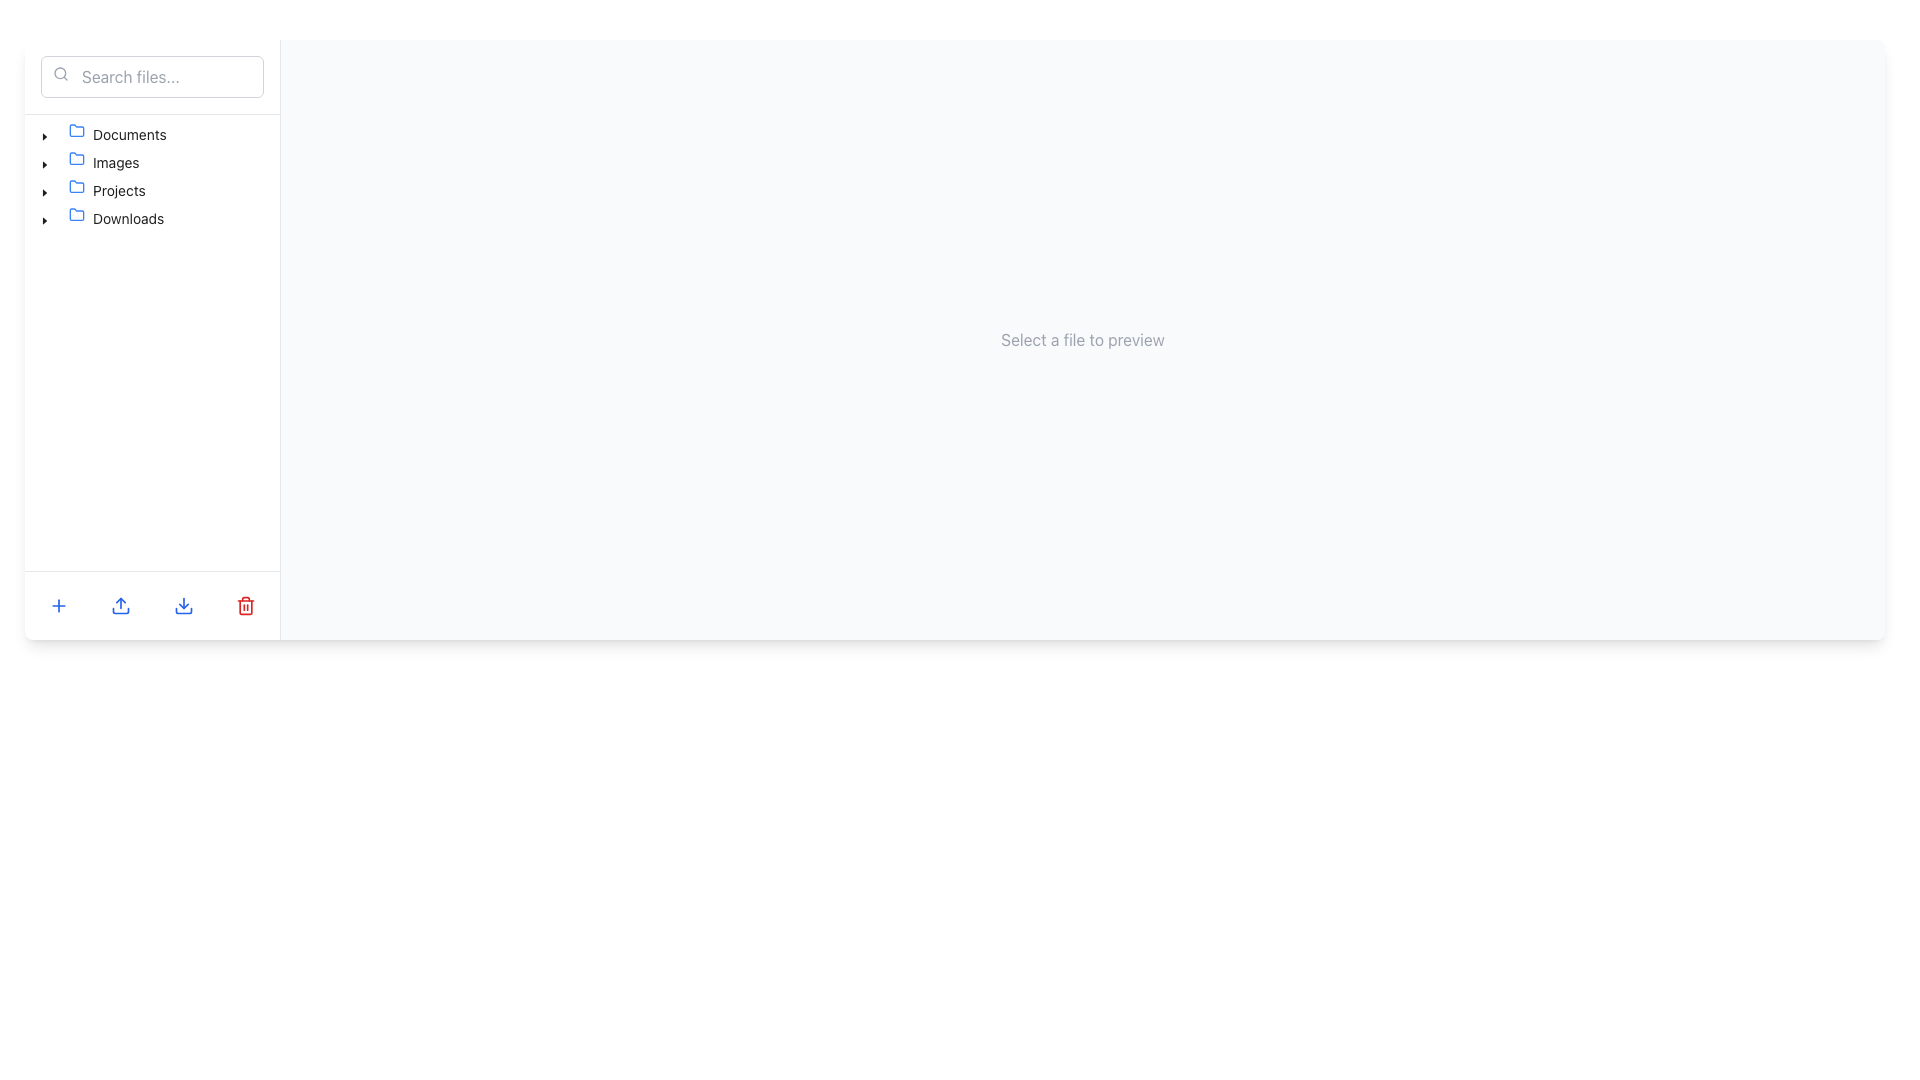  Describe the element at coordinates (89, 161) in the screenshot. I see `the tree node labeled 'Images', which is the second node in the vertical tree list, positioned between 'Documents' and 'Projects'` at that location.